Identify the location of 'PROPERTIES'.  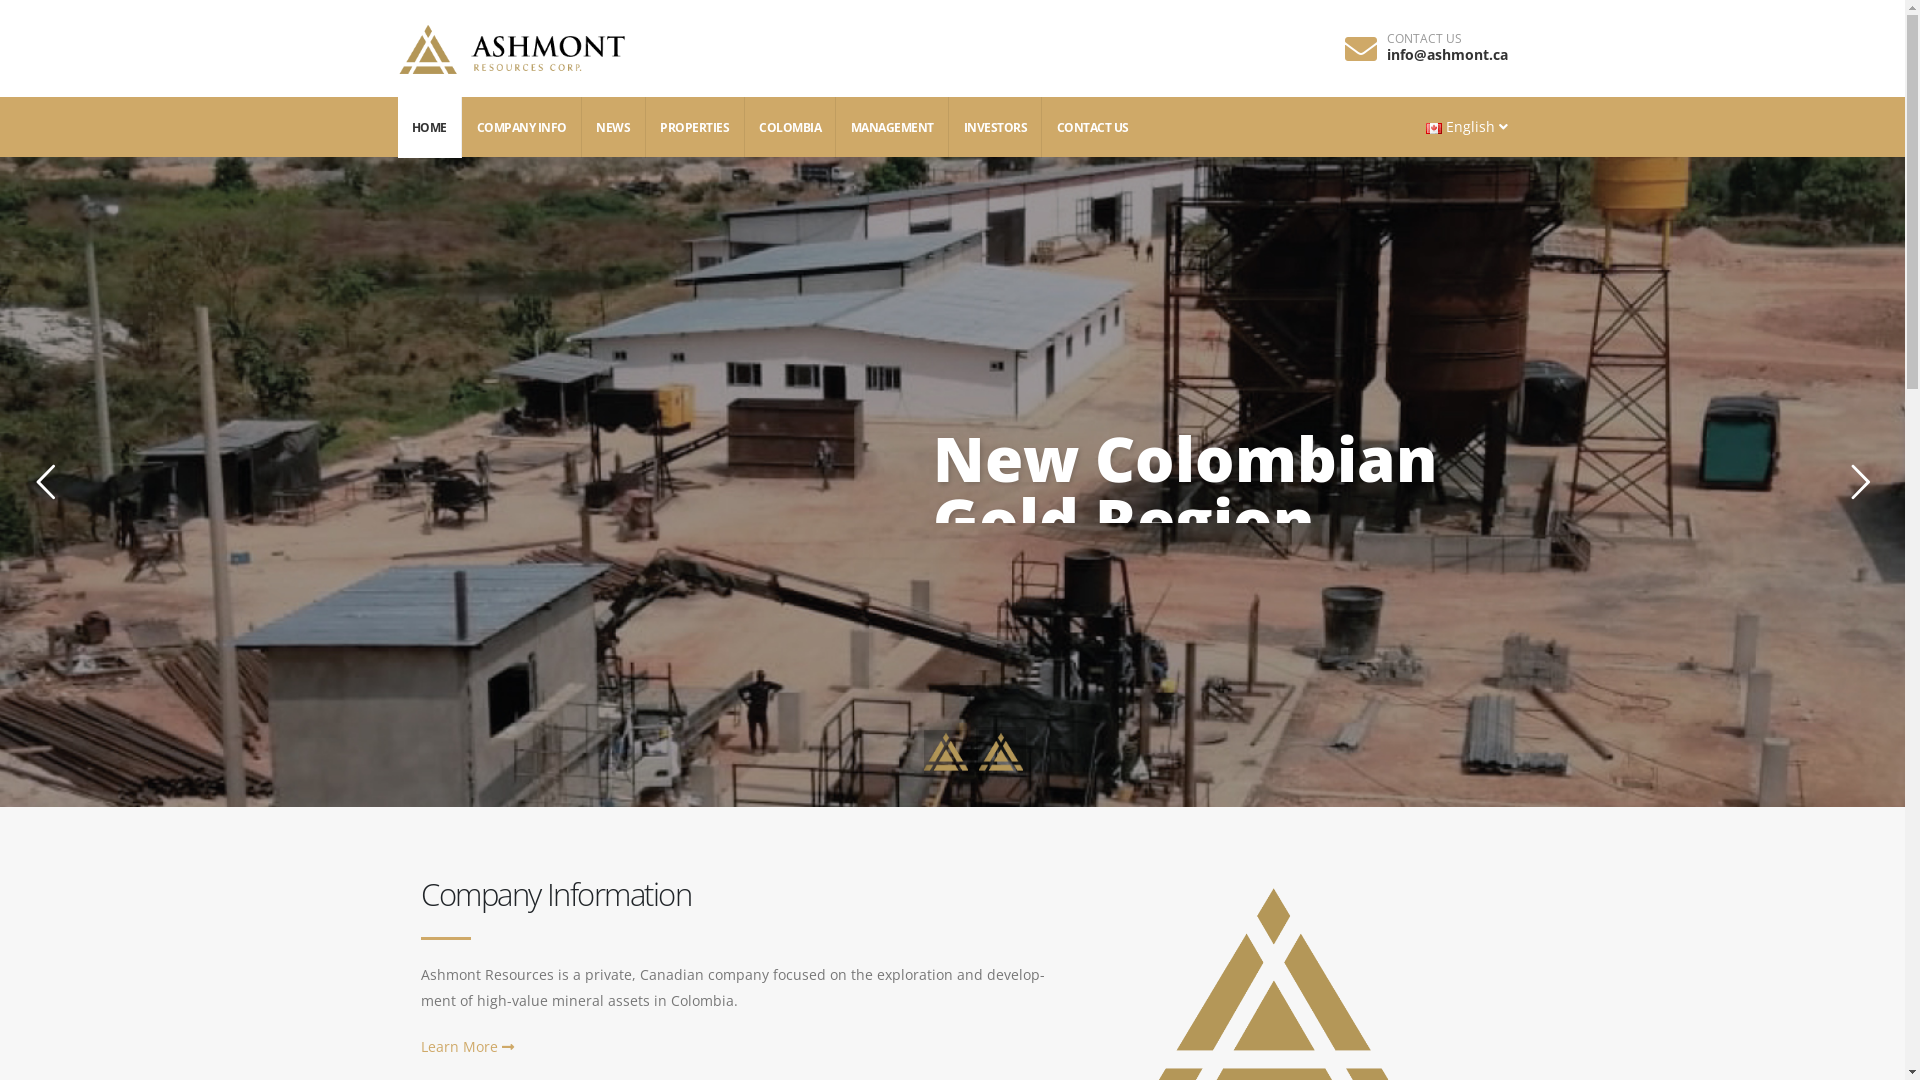
(695, 127).